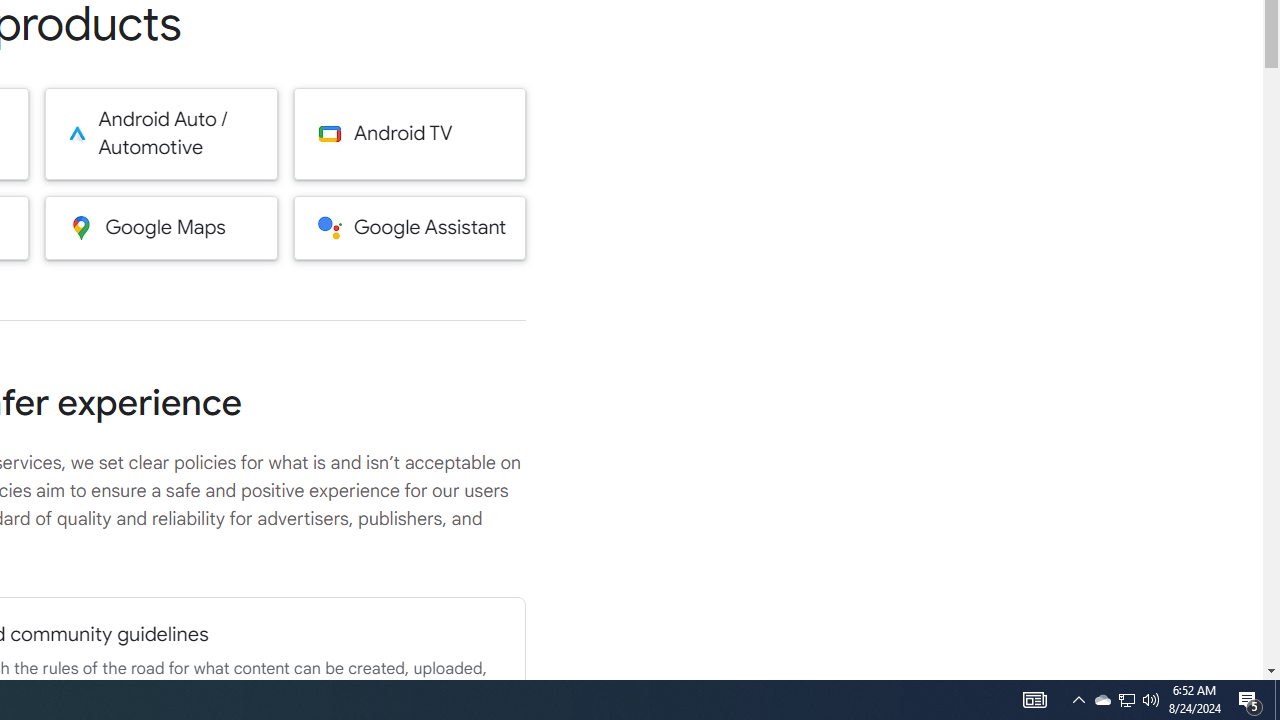 Image resolution: width=1280 pixels, height=720 pixels. I want to click on 'Android Auto / Automotive', so click(161, 133).